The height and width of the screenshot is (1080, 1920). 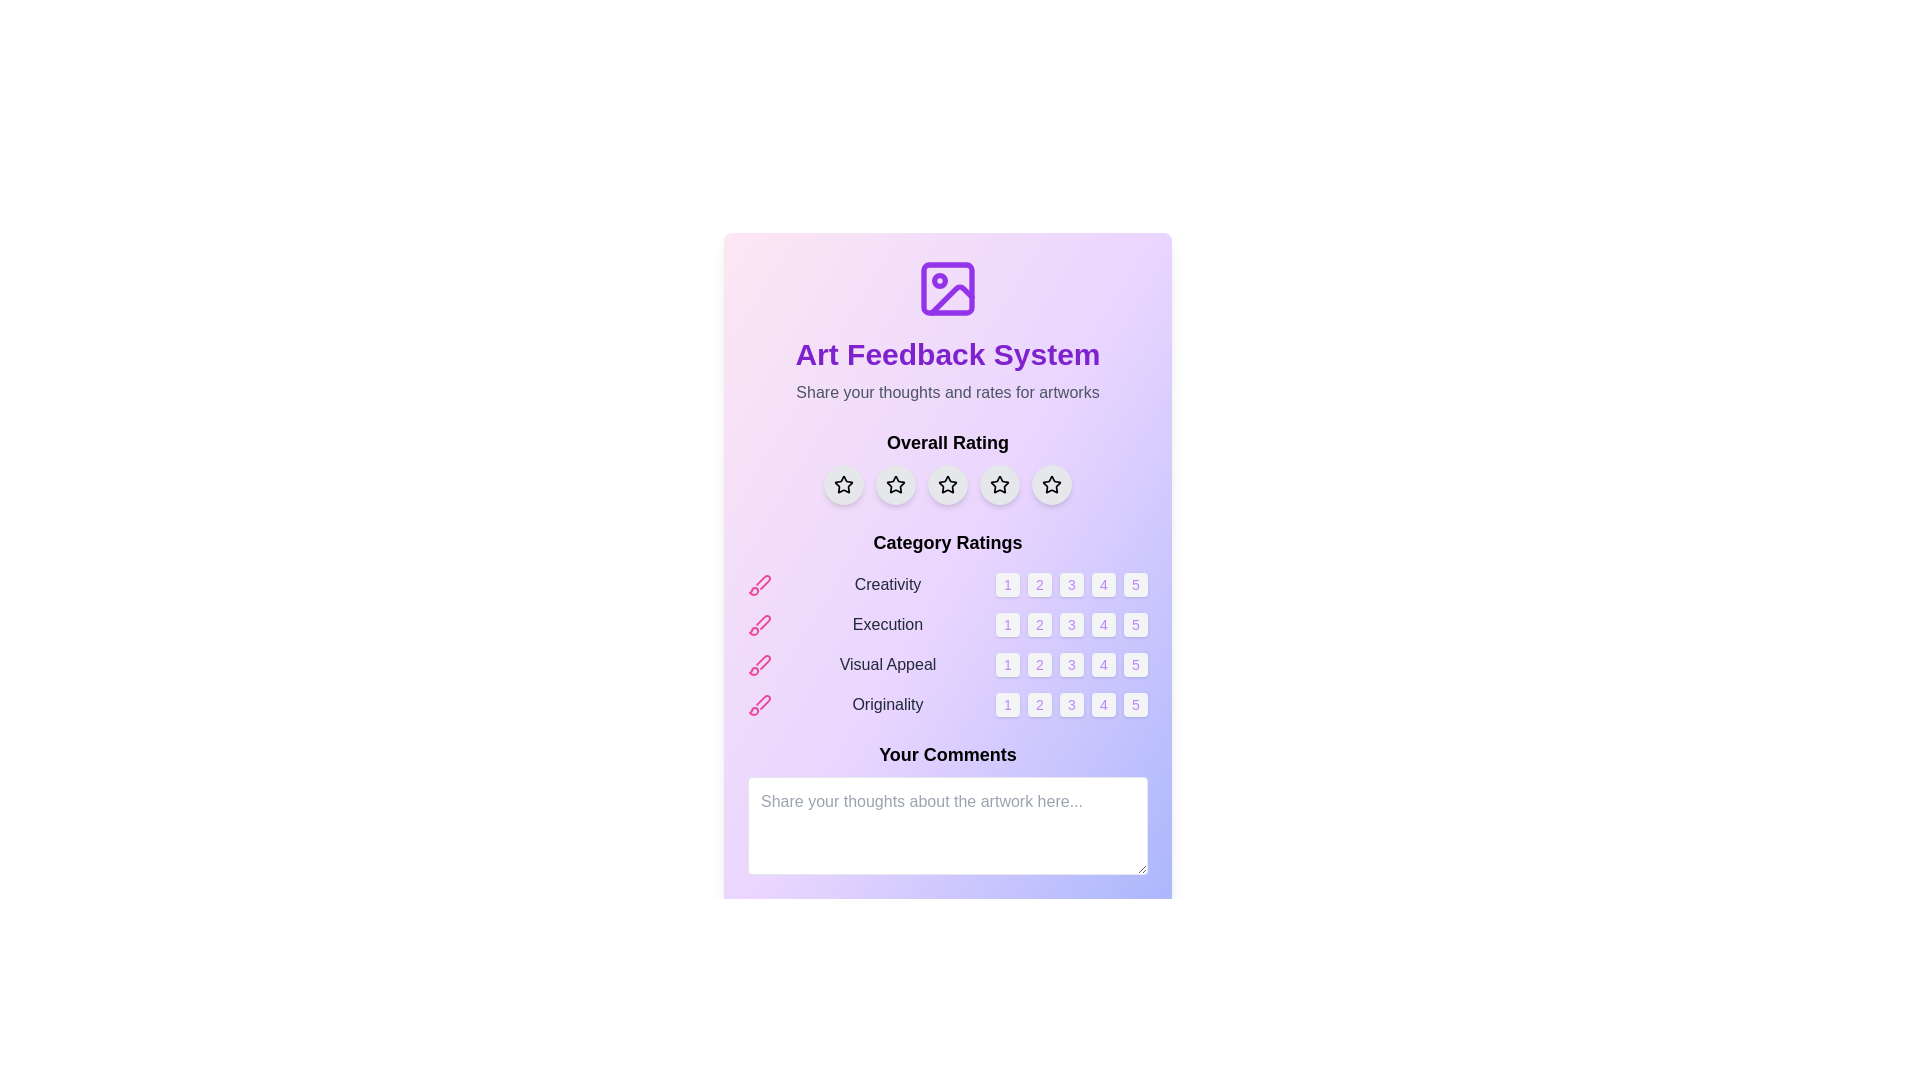 What do you see at coordinates (758, 585) in the screenshot?
I see `the pink-colored brush icon located to the left of the 'Creativity' label in the 'Category Ratings' section` at bounding box center [758, 585].